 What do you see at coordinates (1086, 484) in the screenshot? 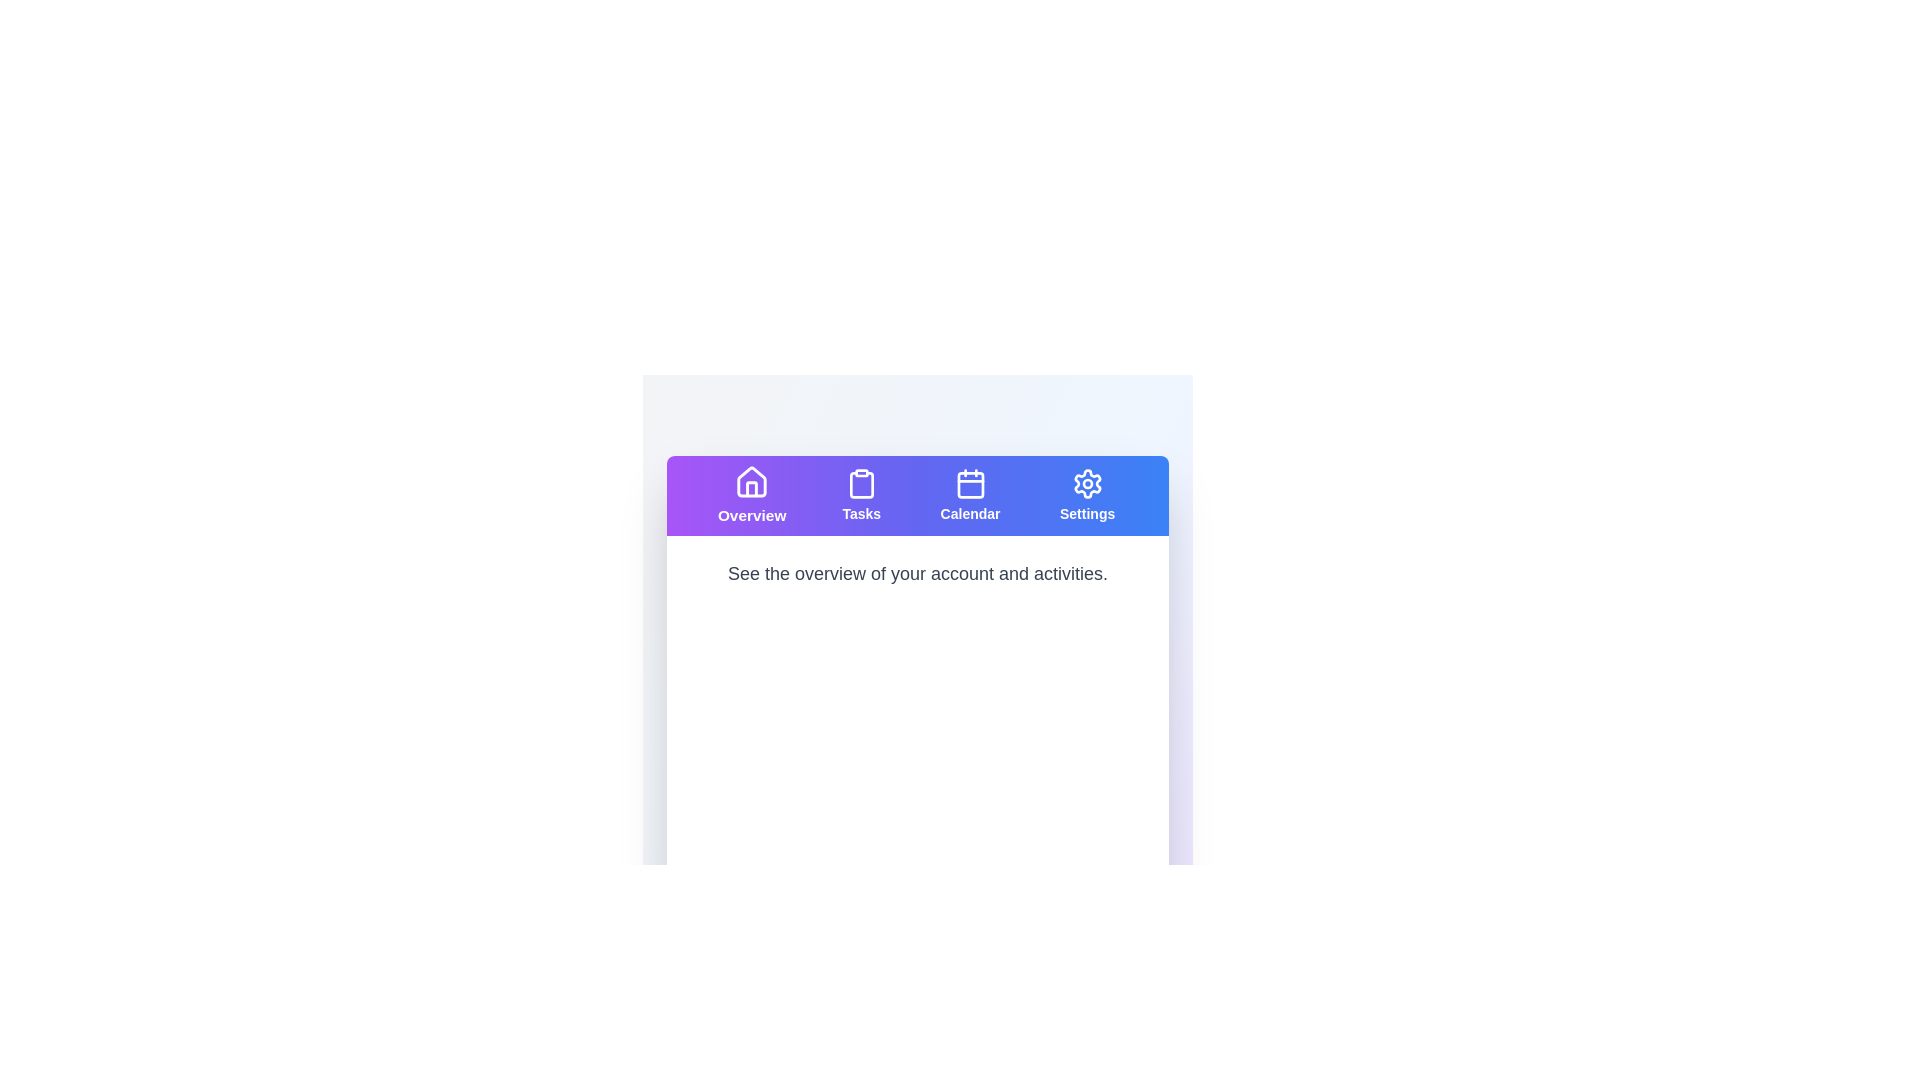
I see `the gear-like settings icon located at the rightmost position in the navigation bar` at bounding box center [1086, 484].